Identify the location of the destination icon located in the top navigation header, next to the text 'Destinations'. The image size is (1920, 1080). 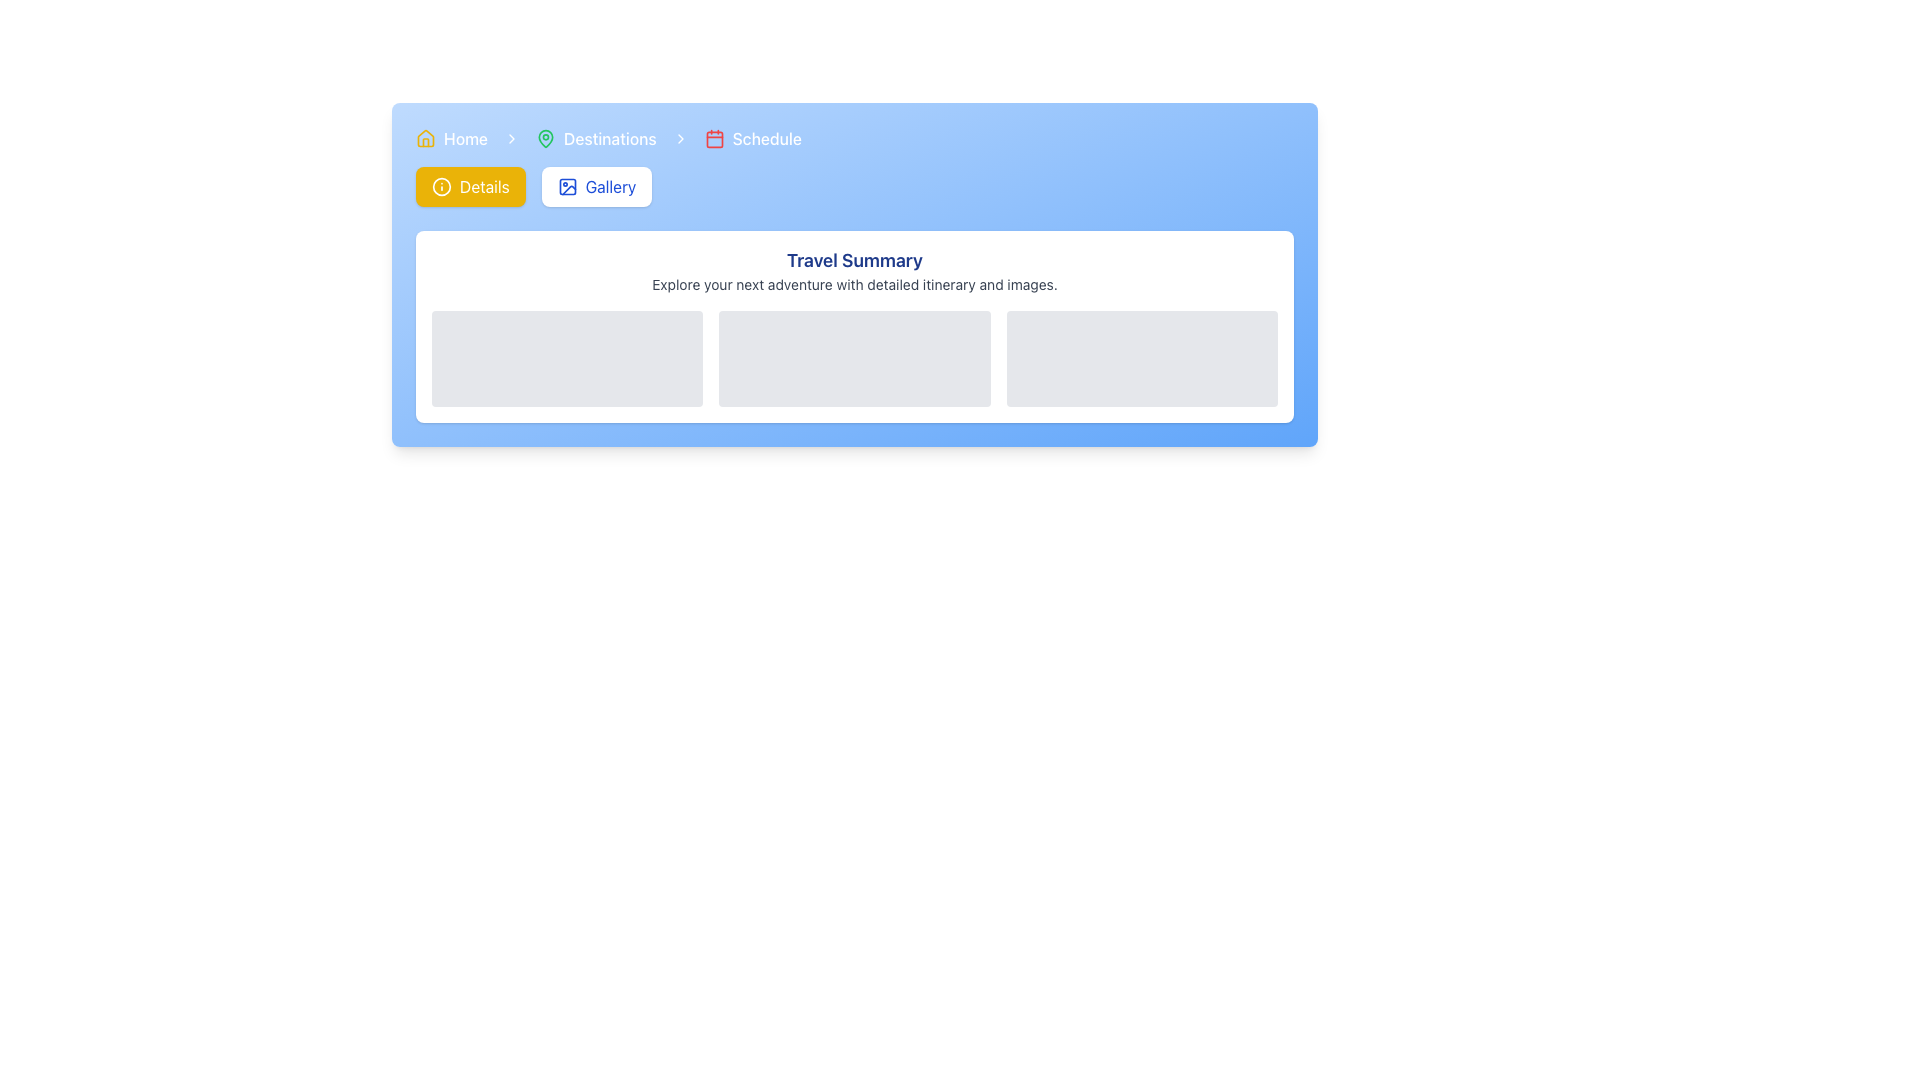
(546, 137).